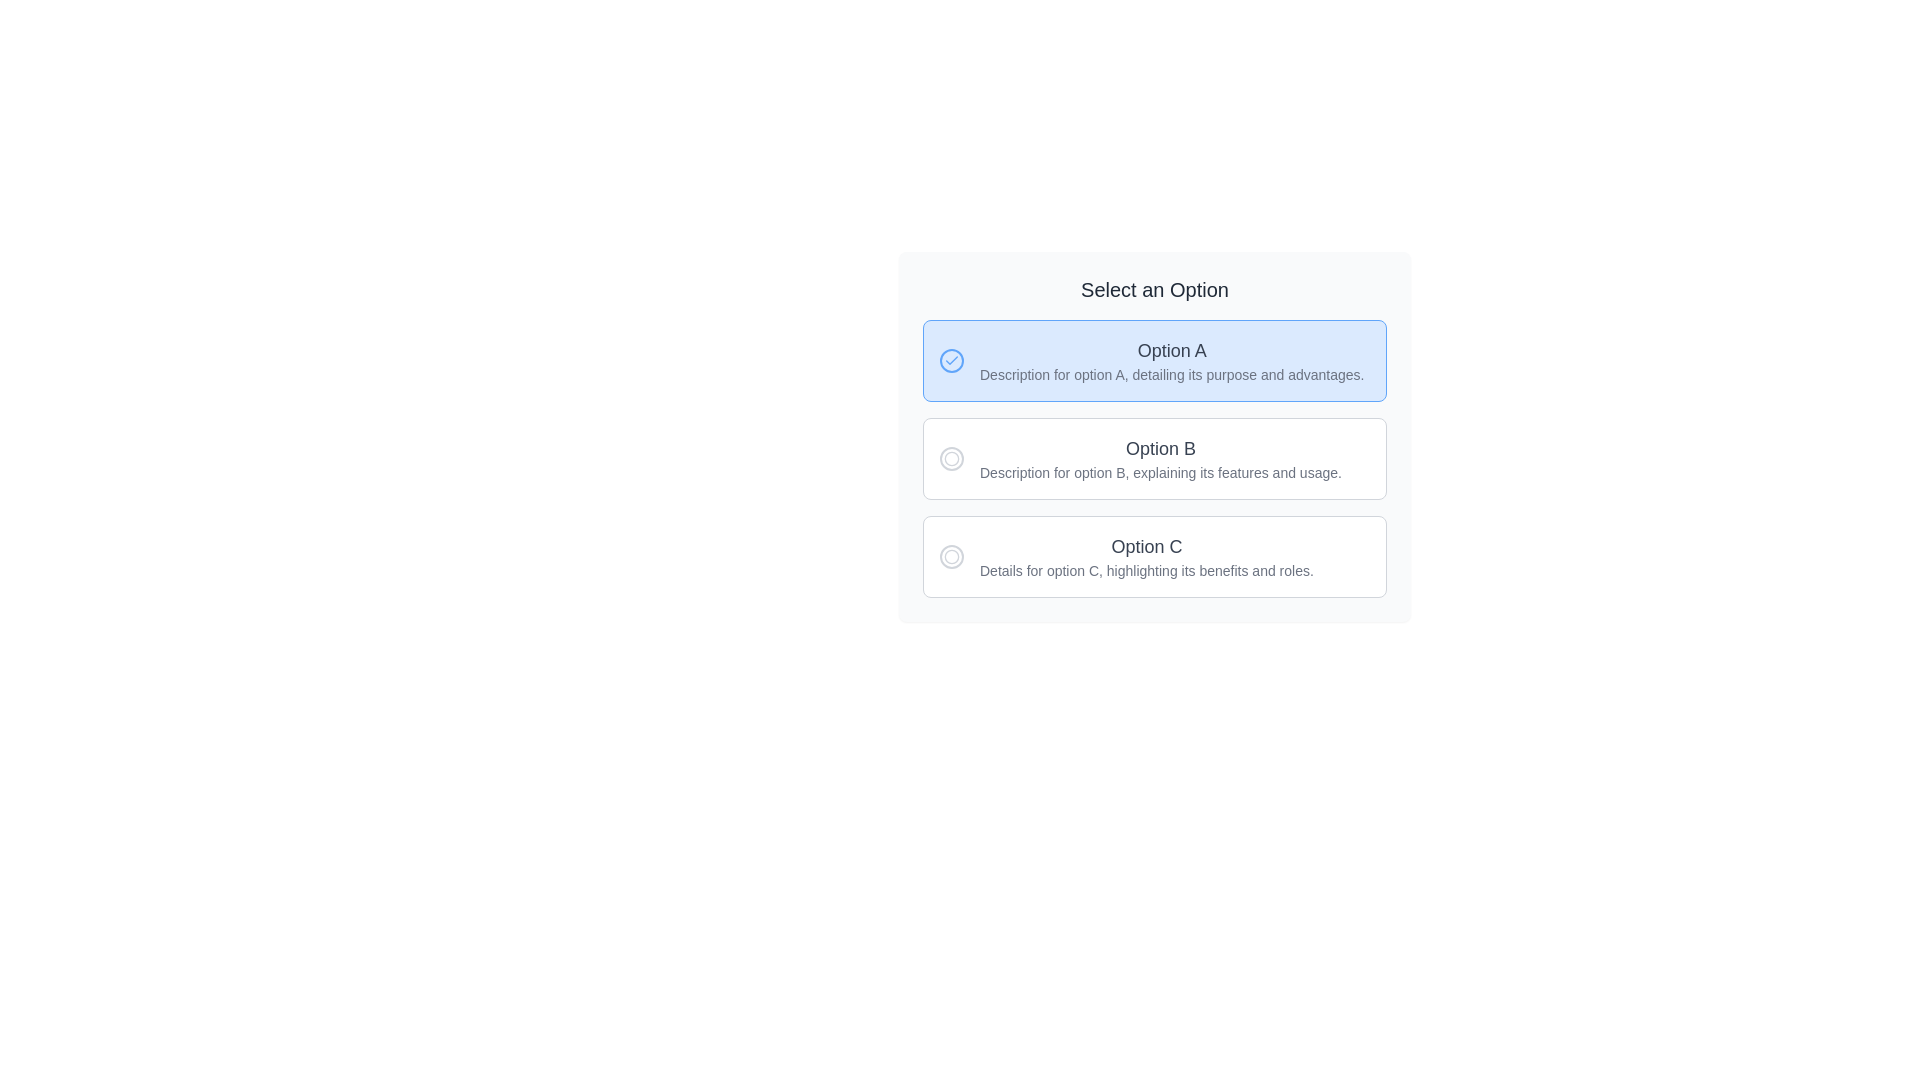  I want to click on 'Option B' in the selectable options group, so click(1155, 459).